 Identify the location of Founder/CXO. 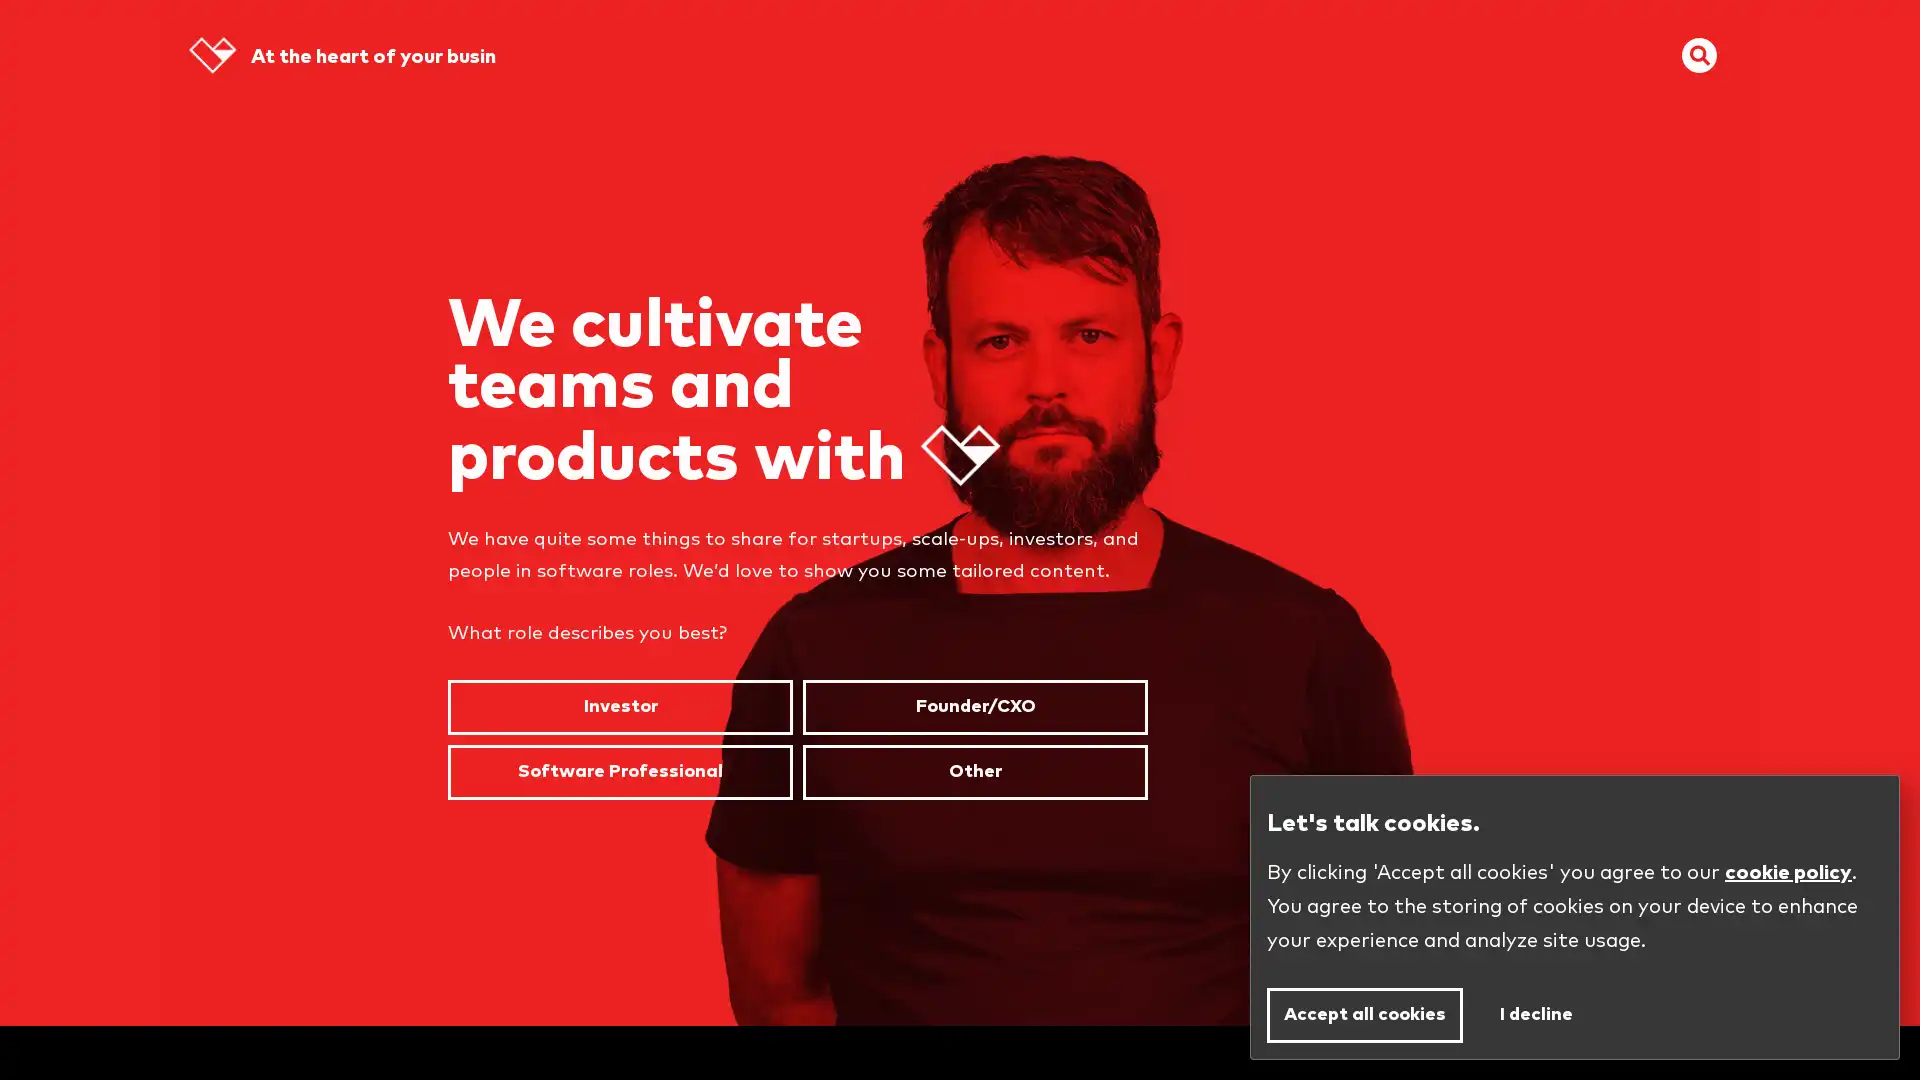
(975, 706).